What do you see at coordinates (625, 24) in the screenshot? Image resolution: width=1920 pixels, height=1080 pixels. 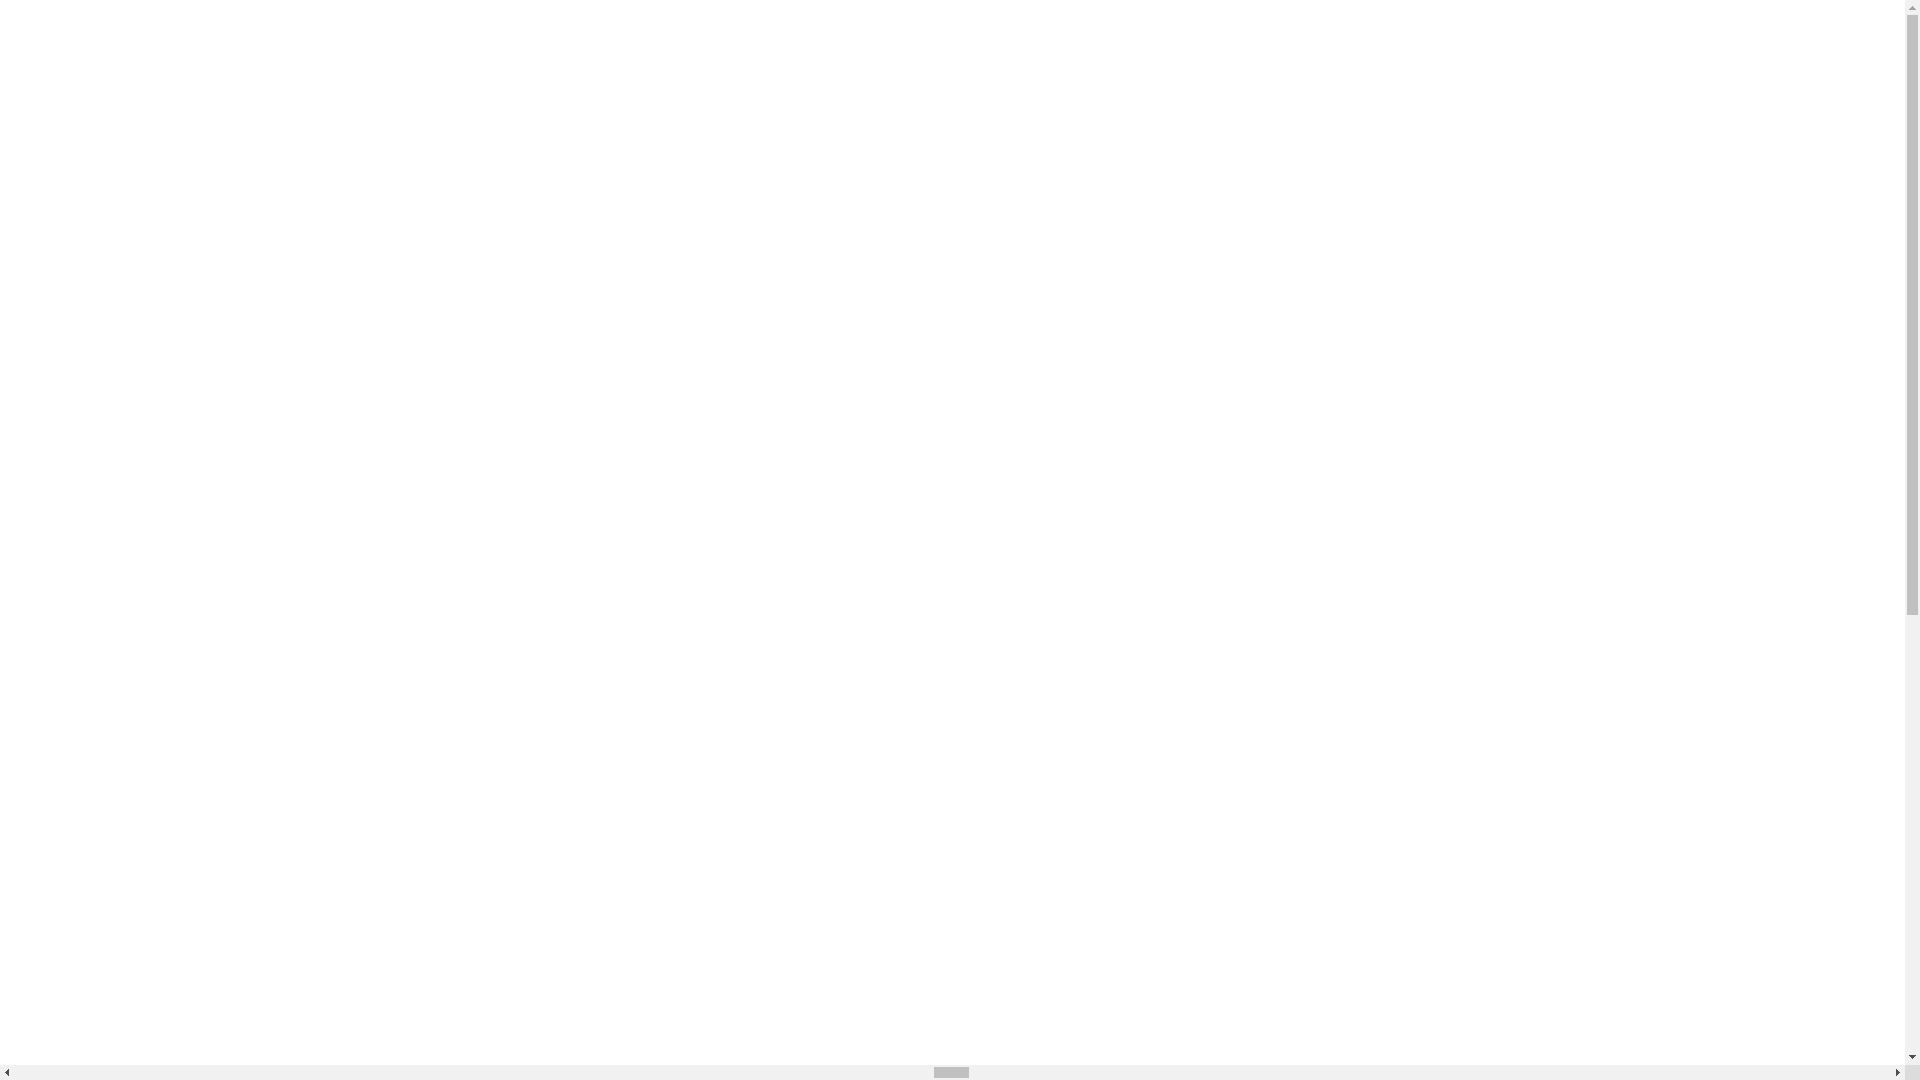 I see `'  English'` at bounding box center [625, 24].